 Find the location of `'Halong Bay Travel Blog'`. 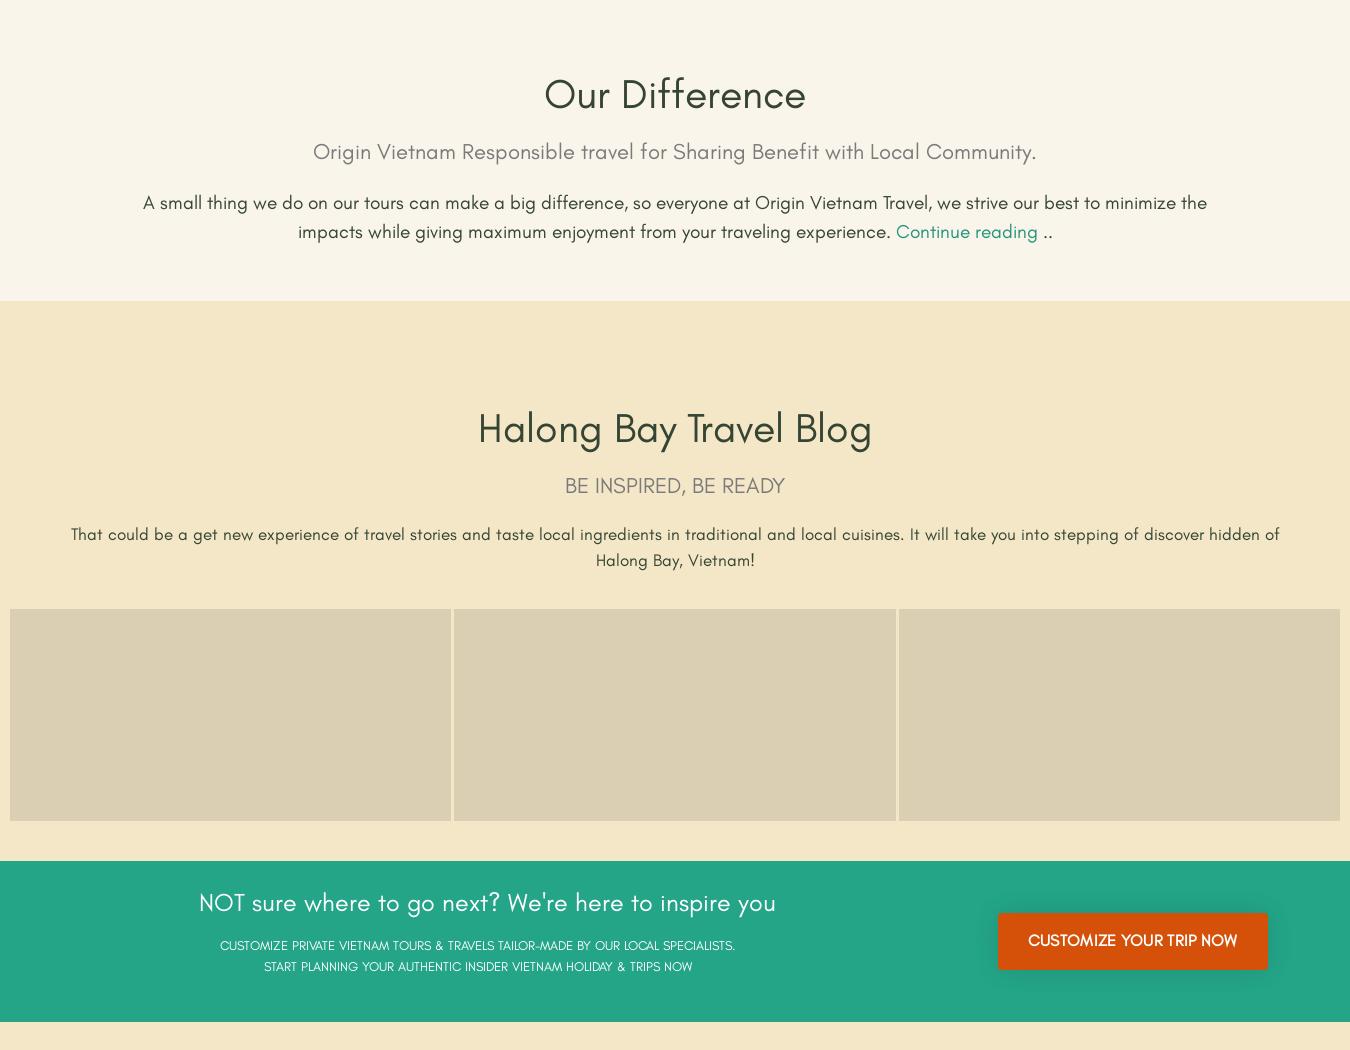

'Halong Bay Travel Blog' is located at coordinates (674, 428).